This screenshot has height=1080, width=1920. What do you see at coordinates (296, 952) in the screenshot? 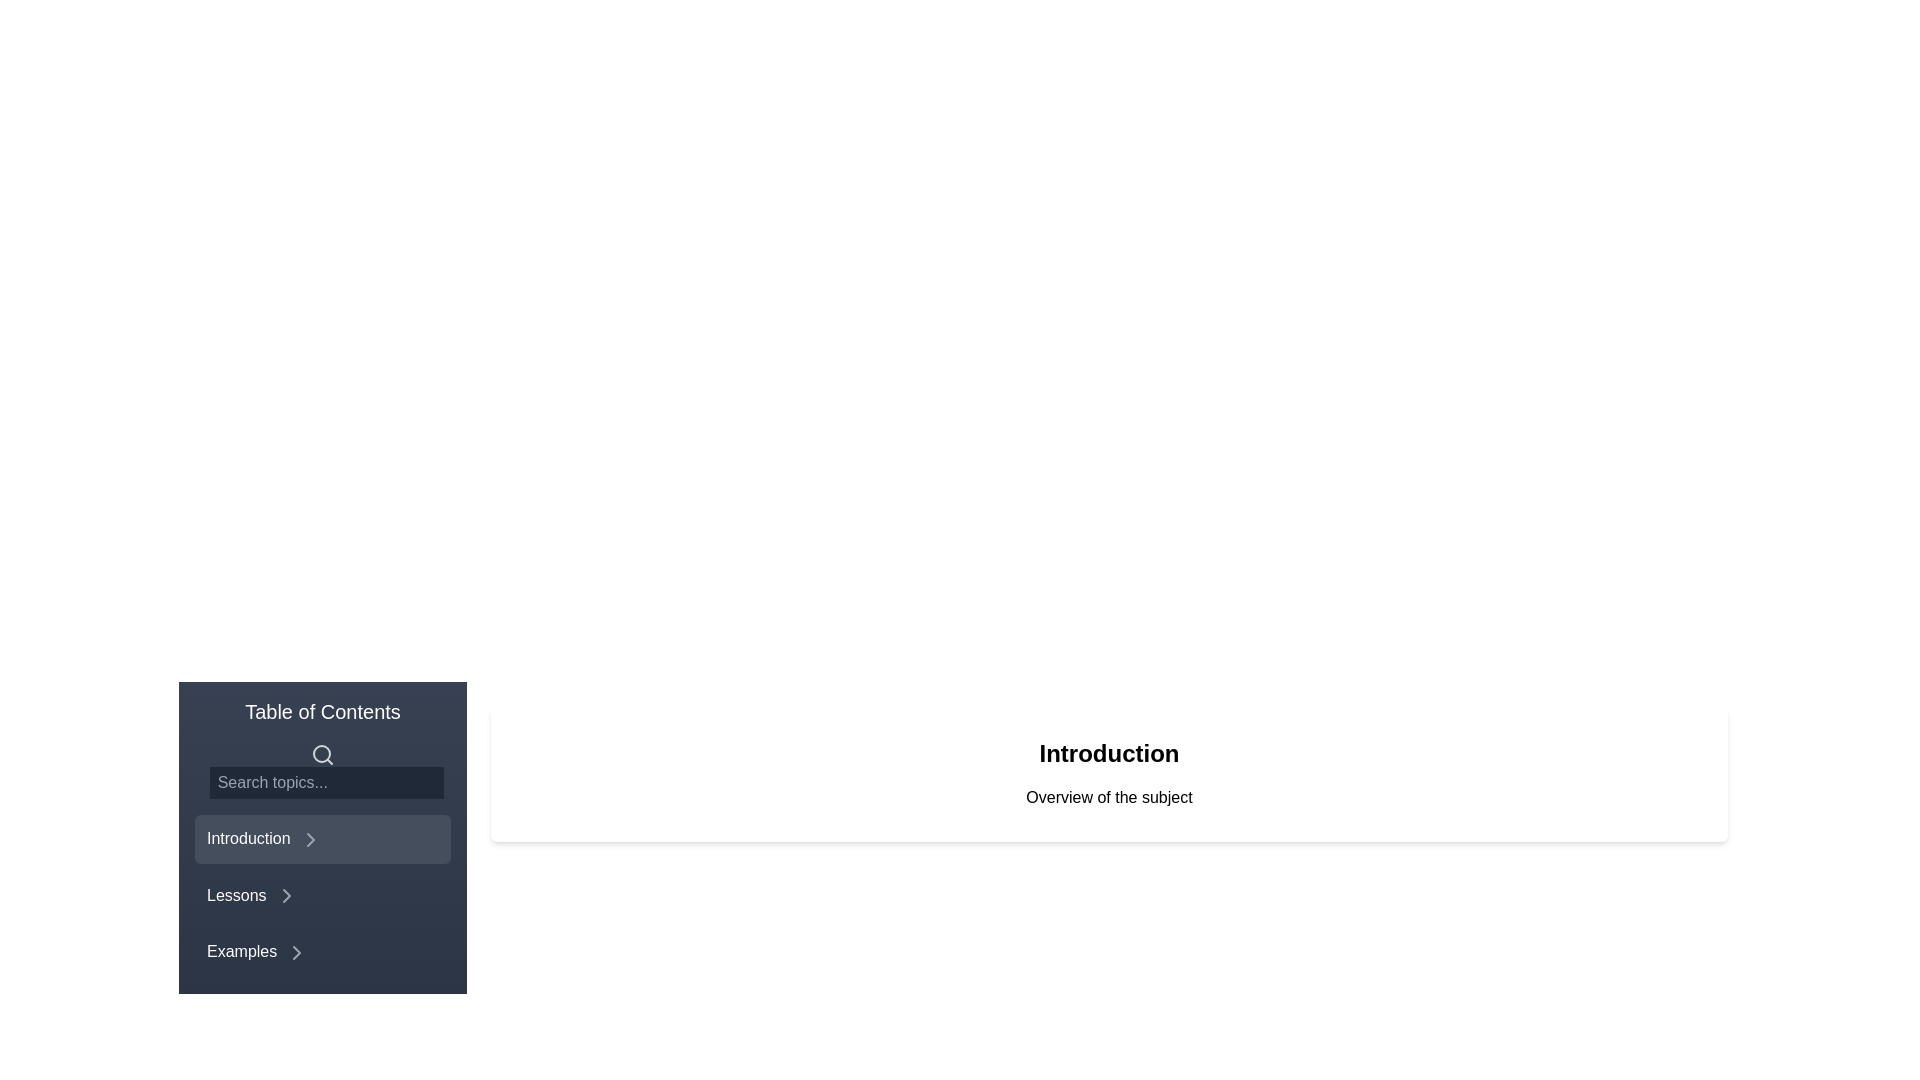
I see `the chevron arrow icon located to the right of the 'Examples' text in the 'Table of Contents' section` at bounding box center [296, 952].